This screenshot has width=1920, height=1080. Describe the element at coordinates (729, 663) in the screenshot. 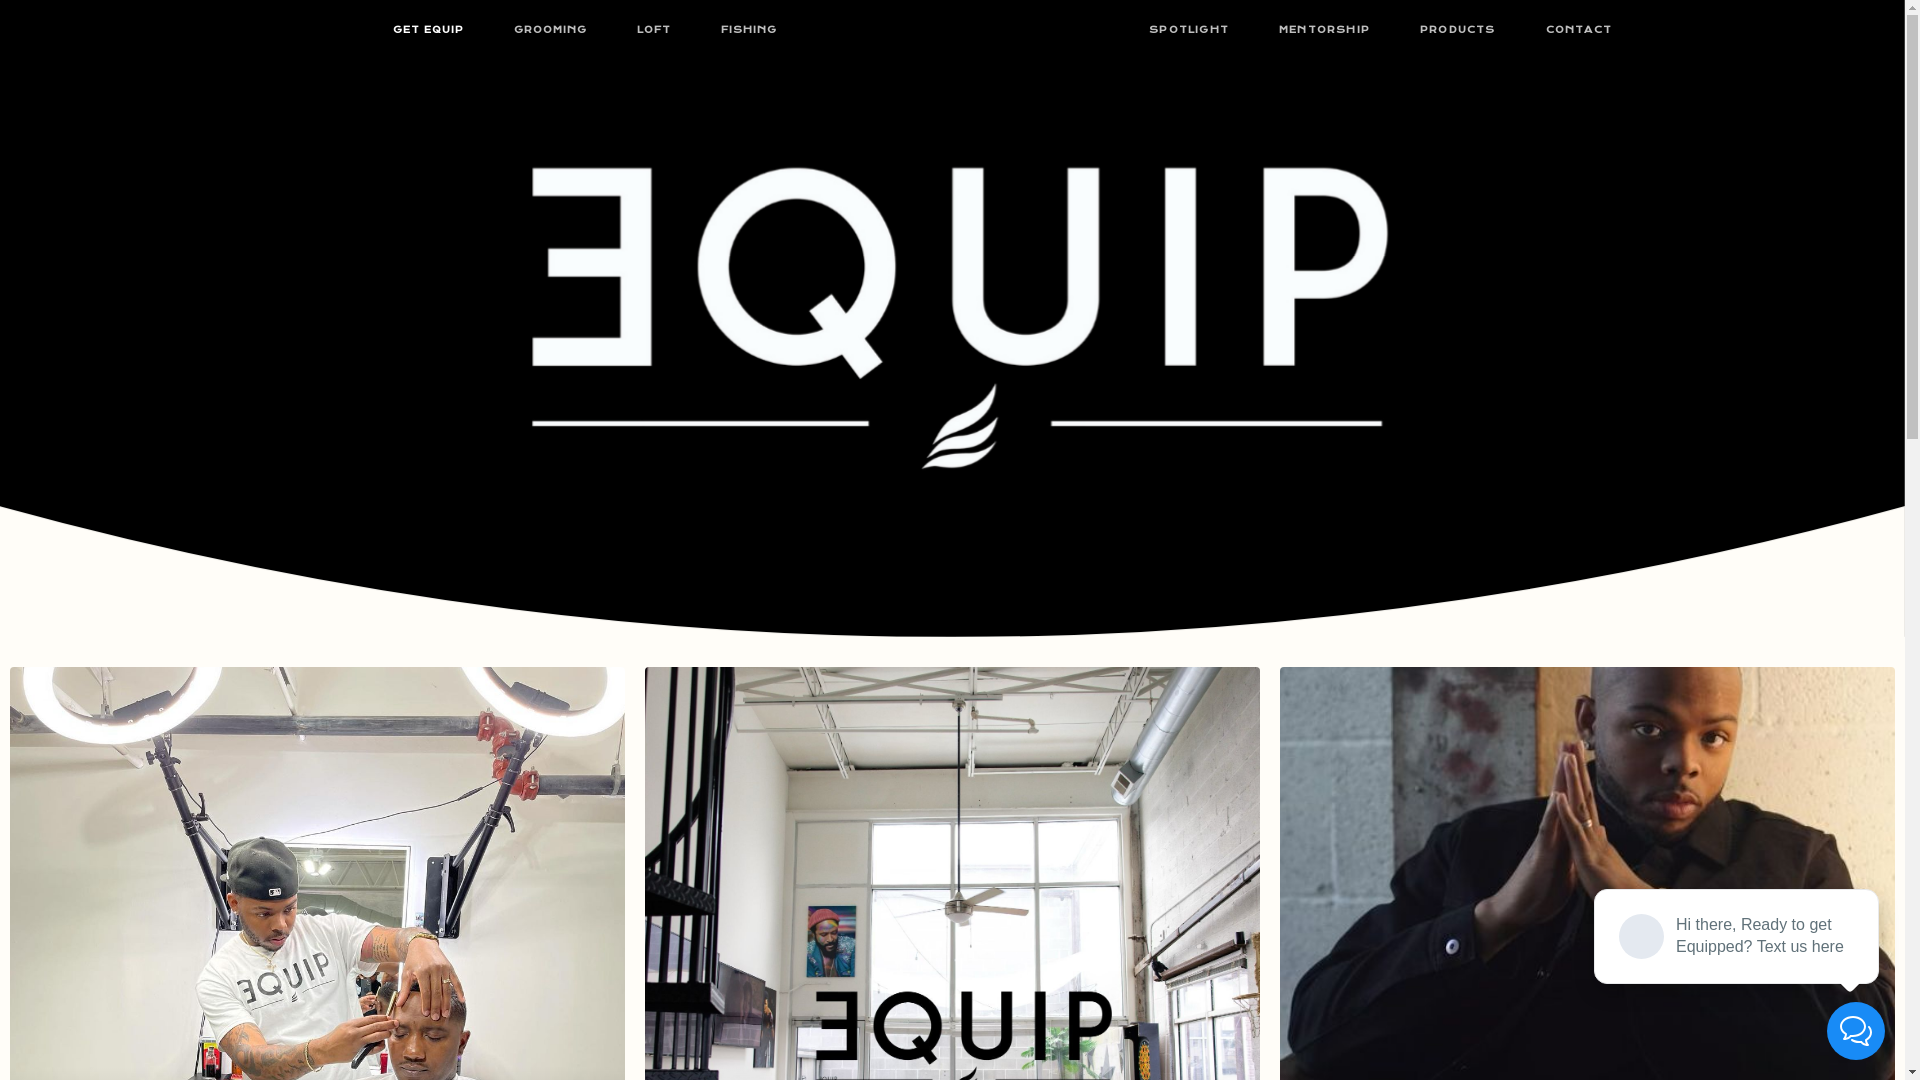

I see `'Grooming'` at that location.